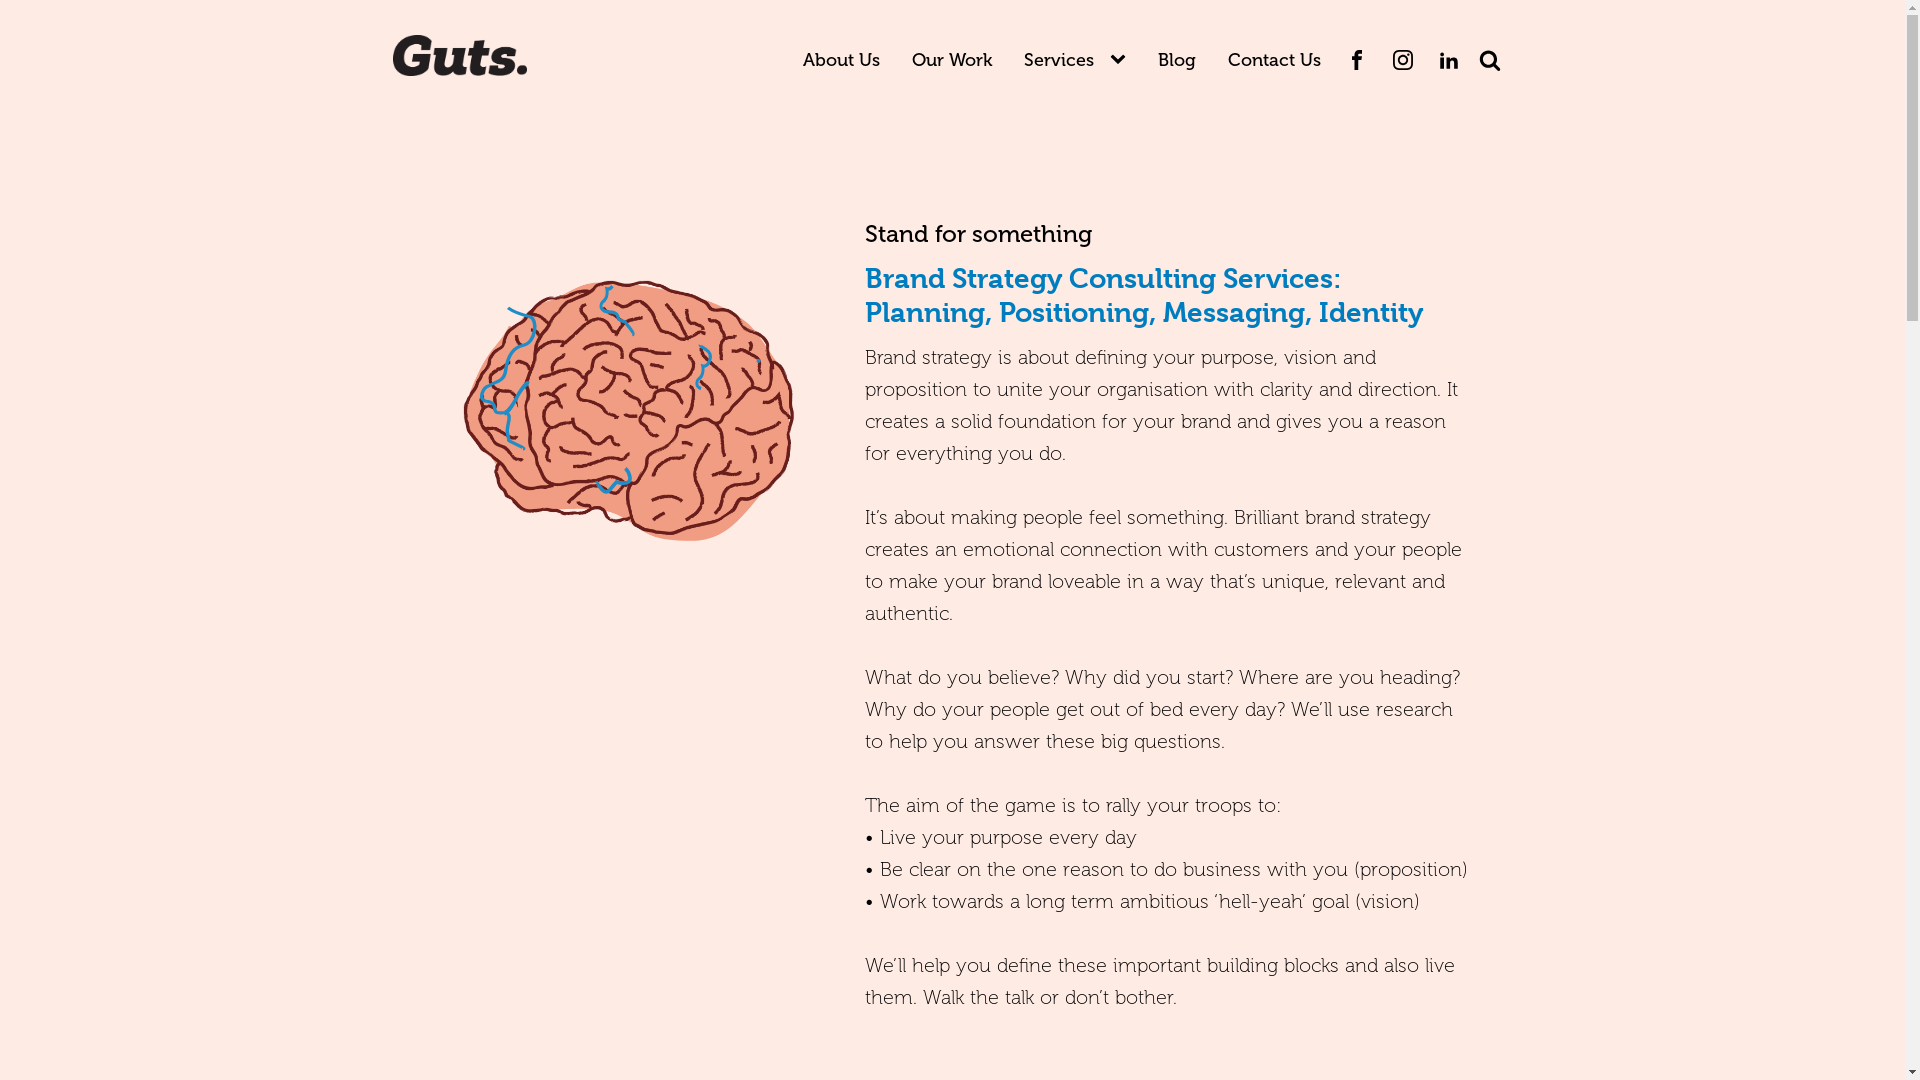 The image size is (1920, 1080). Describe the element at coordinates (1058, 59) in the screenshot. I see `'Services'` at that location.